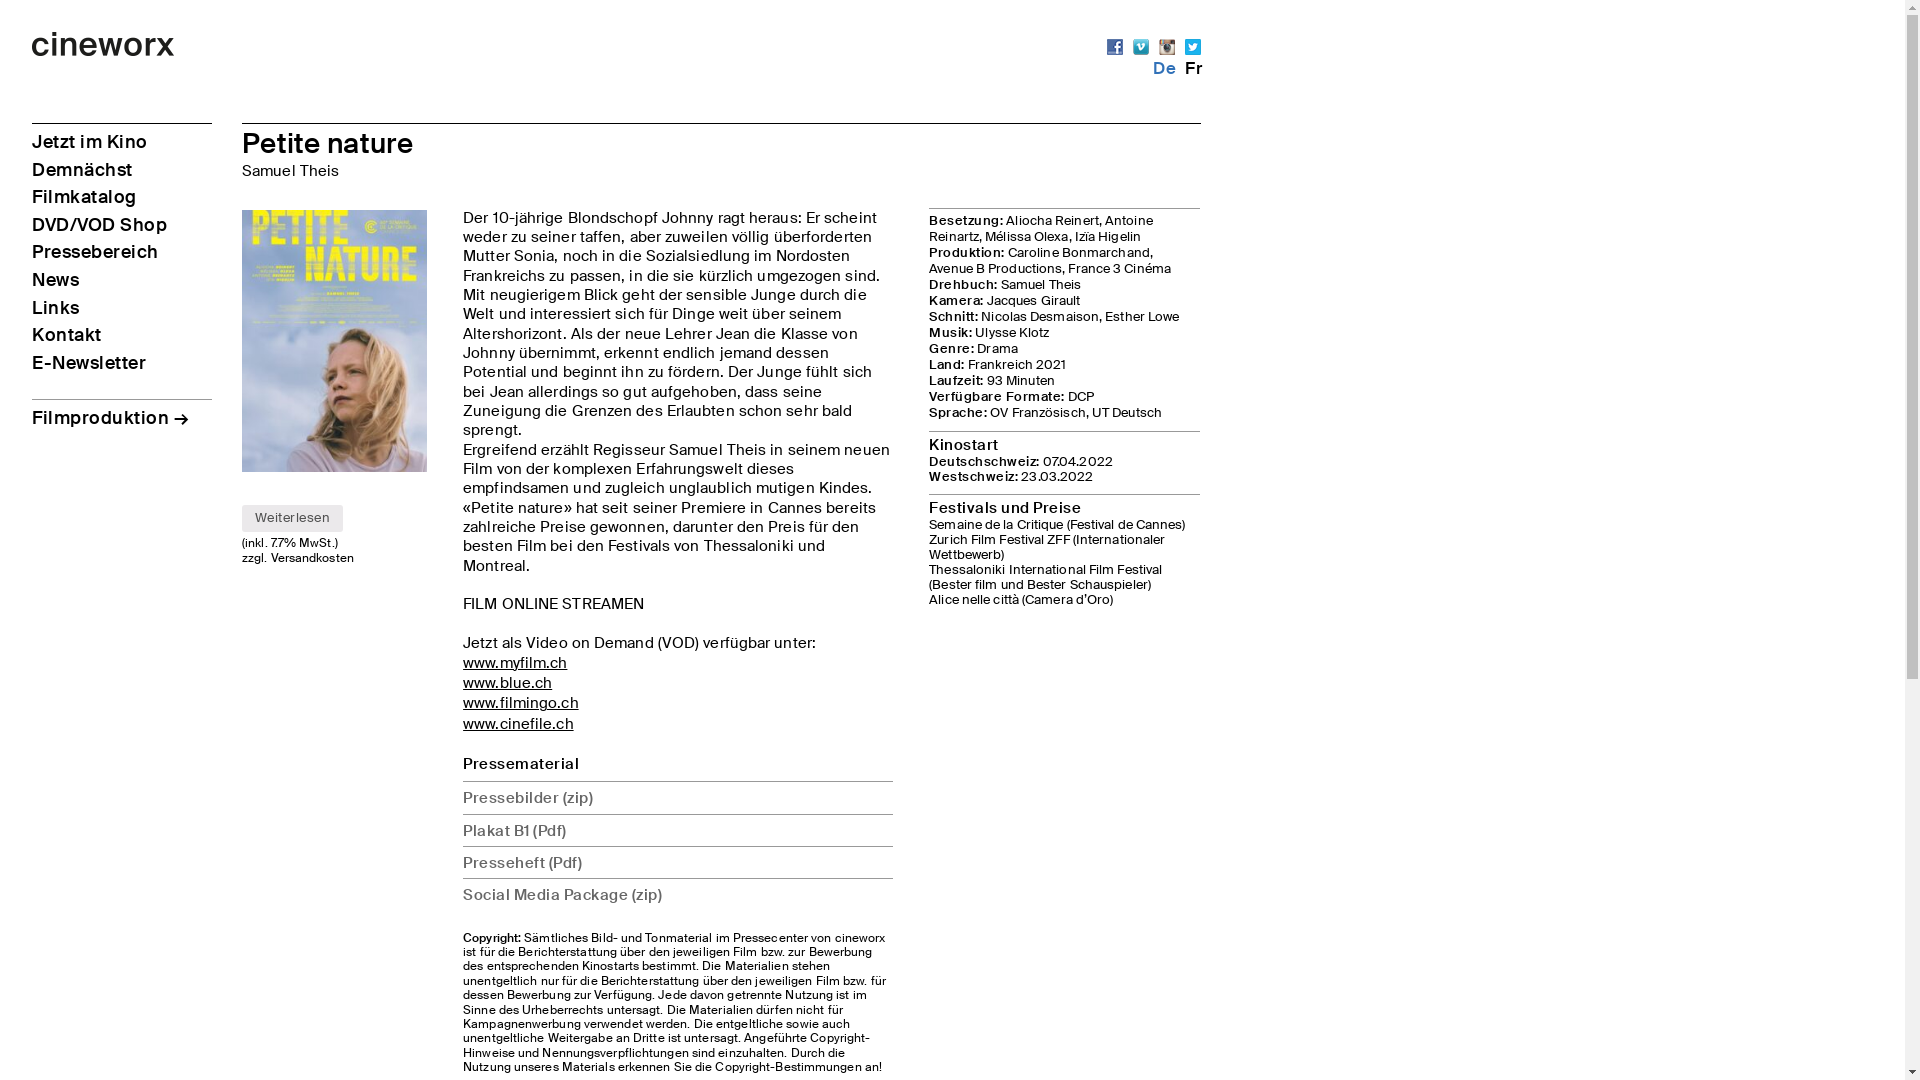 This screenshot has height=1080, width=1920. What do you see at coordinates (1164, 67) in the screenshot?
I see `'De'` at bounding box center [1164, 67].